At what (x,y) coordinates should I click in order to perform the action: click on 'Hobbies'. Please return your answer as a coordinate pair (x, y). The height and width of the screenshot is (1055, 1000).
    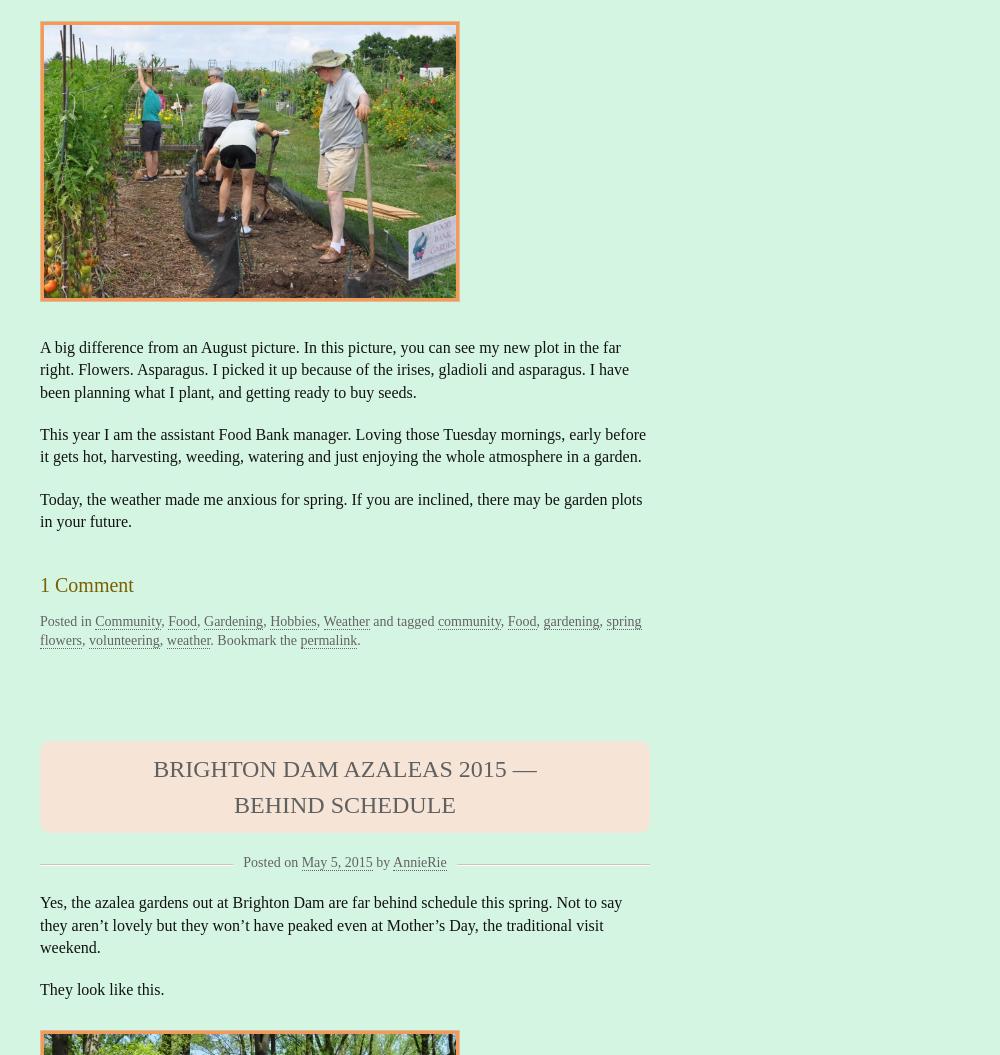
    Looking at the image, I should click on (293, 620).